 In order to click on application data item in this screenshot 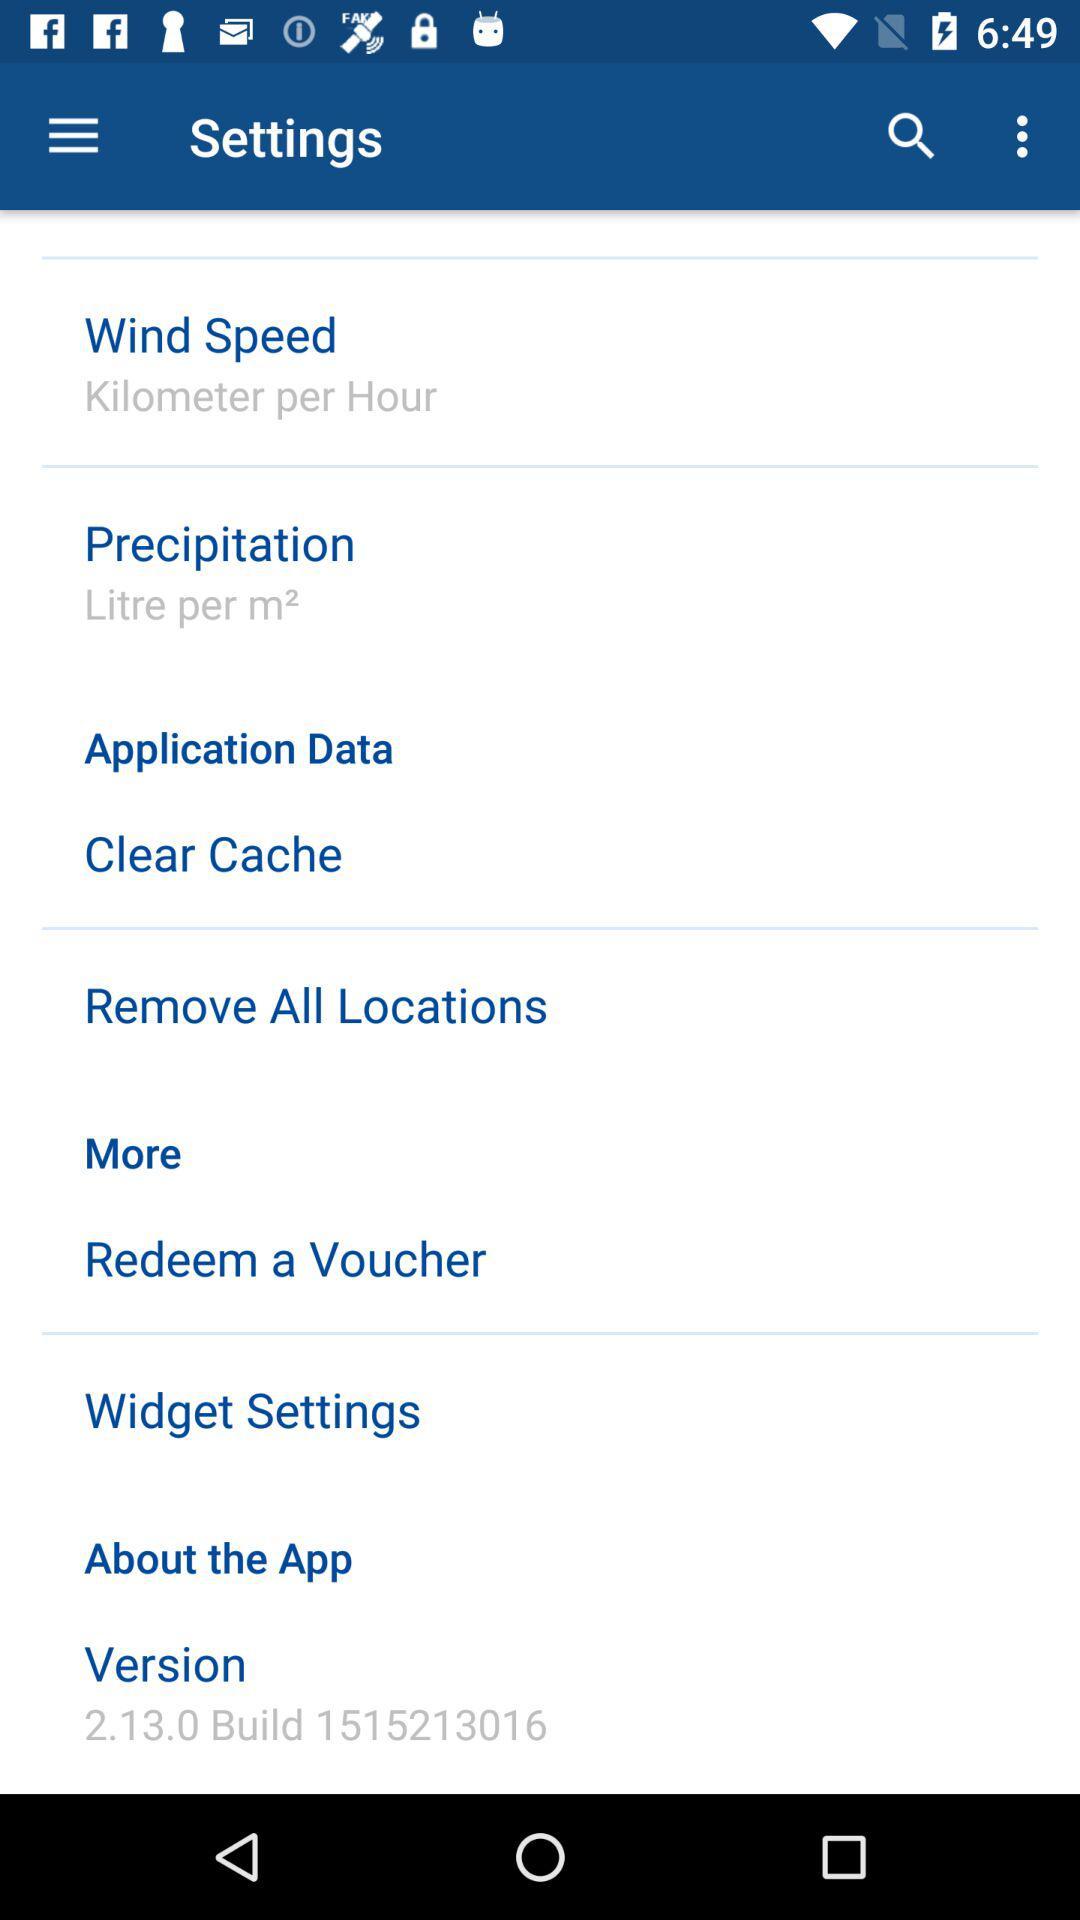, I will do `click(540, 724)`.